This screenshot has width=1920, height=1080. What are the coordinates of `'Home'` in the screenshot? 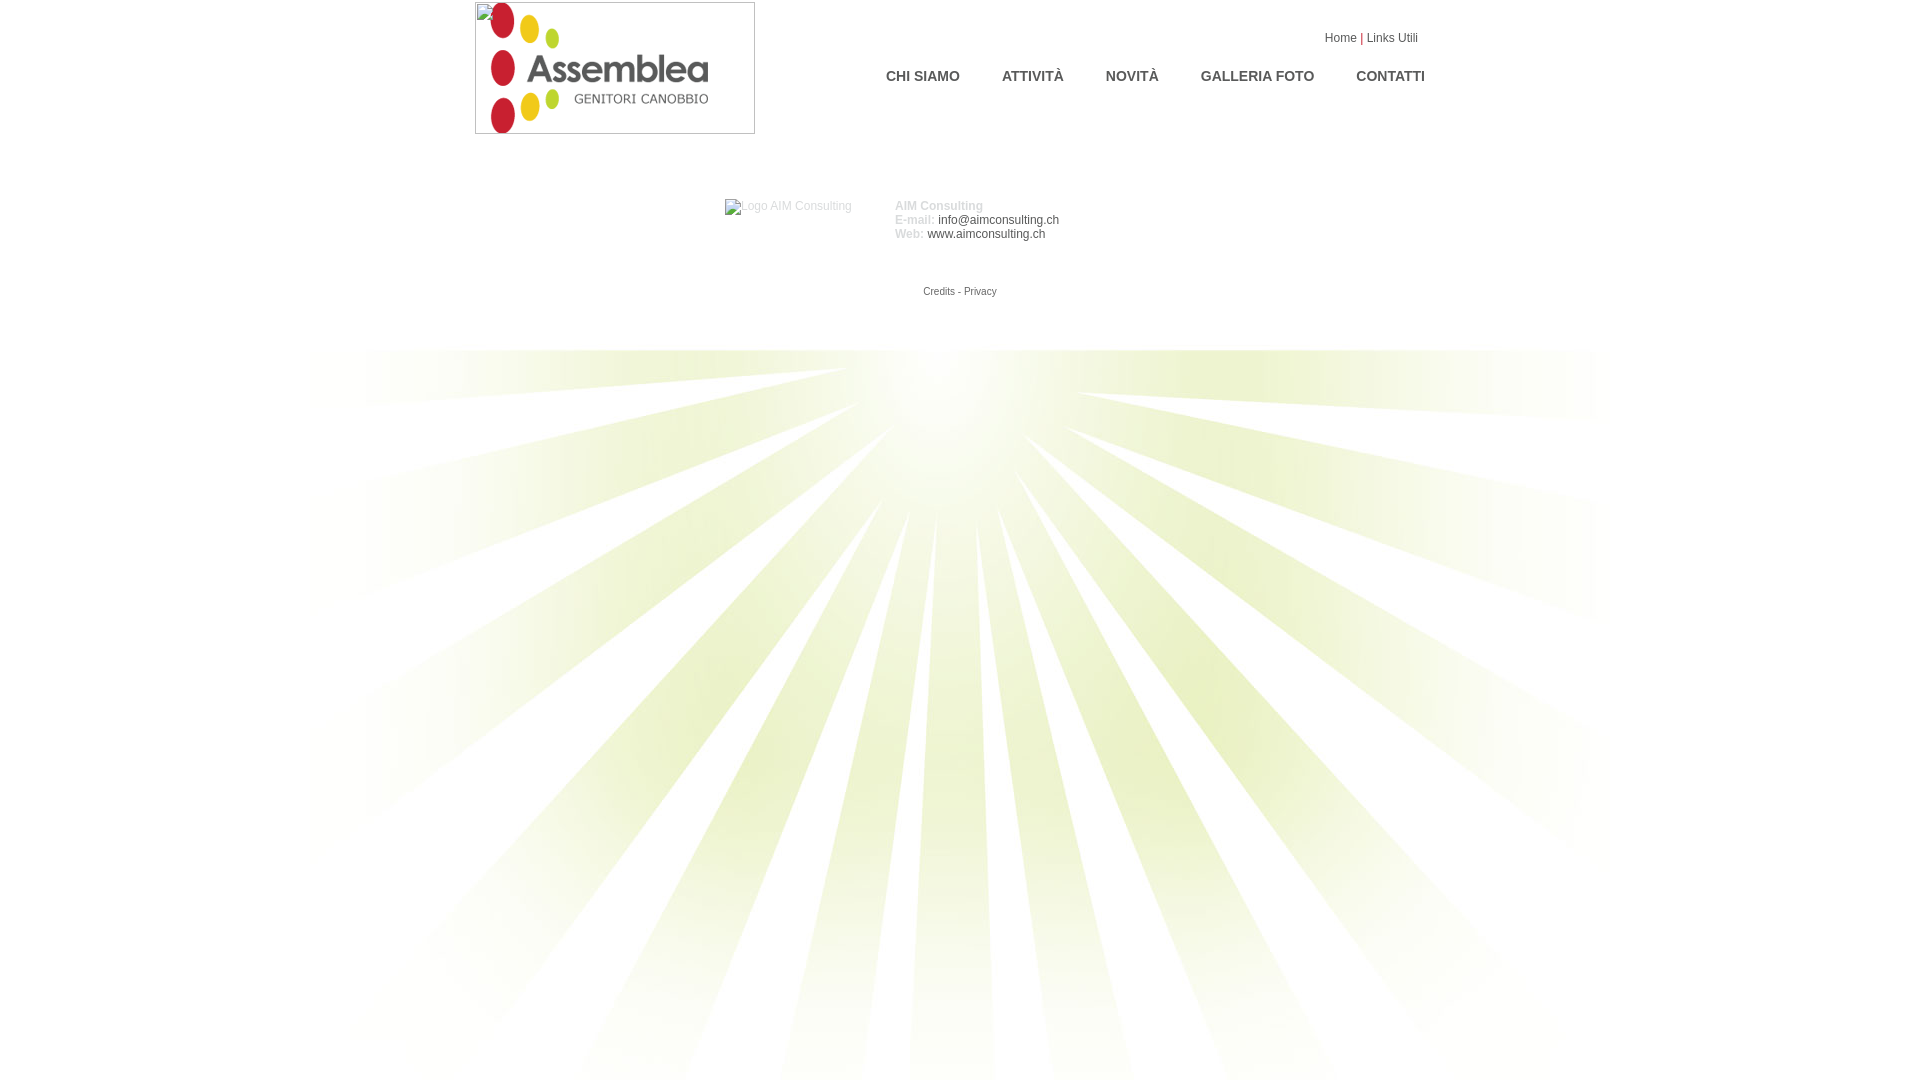 It's located at (1324, 38).